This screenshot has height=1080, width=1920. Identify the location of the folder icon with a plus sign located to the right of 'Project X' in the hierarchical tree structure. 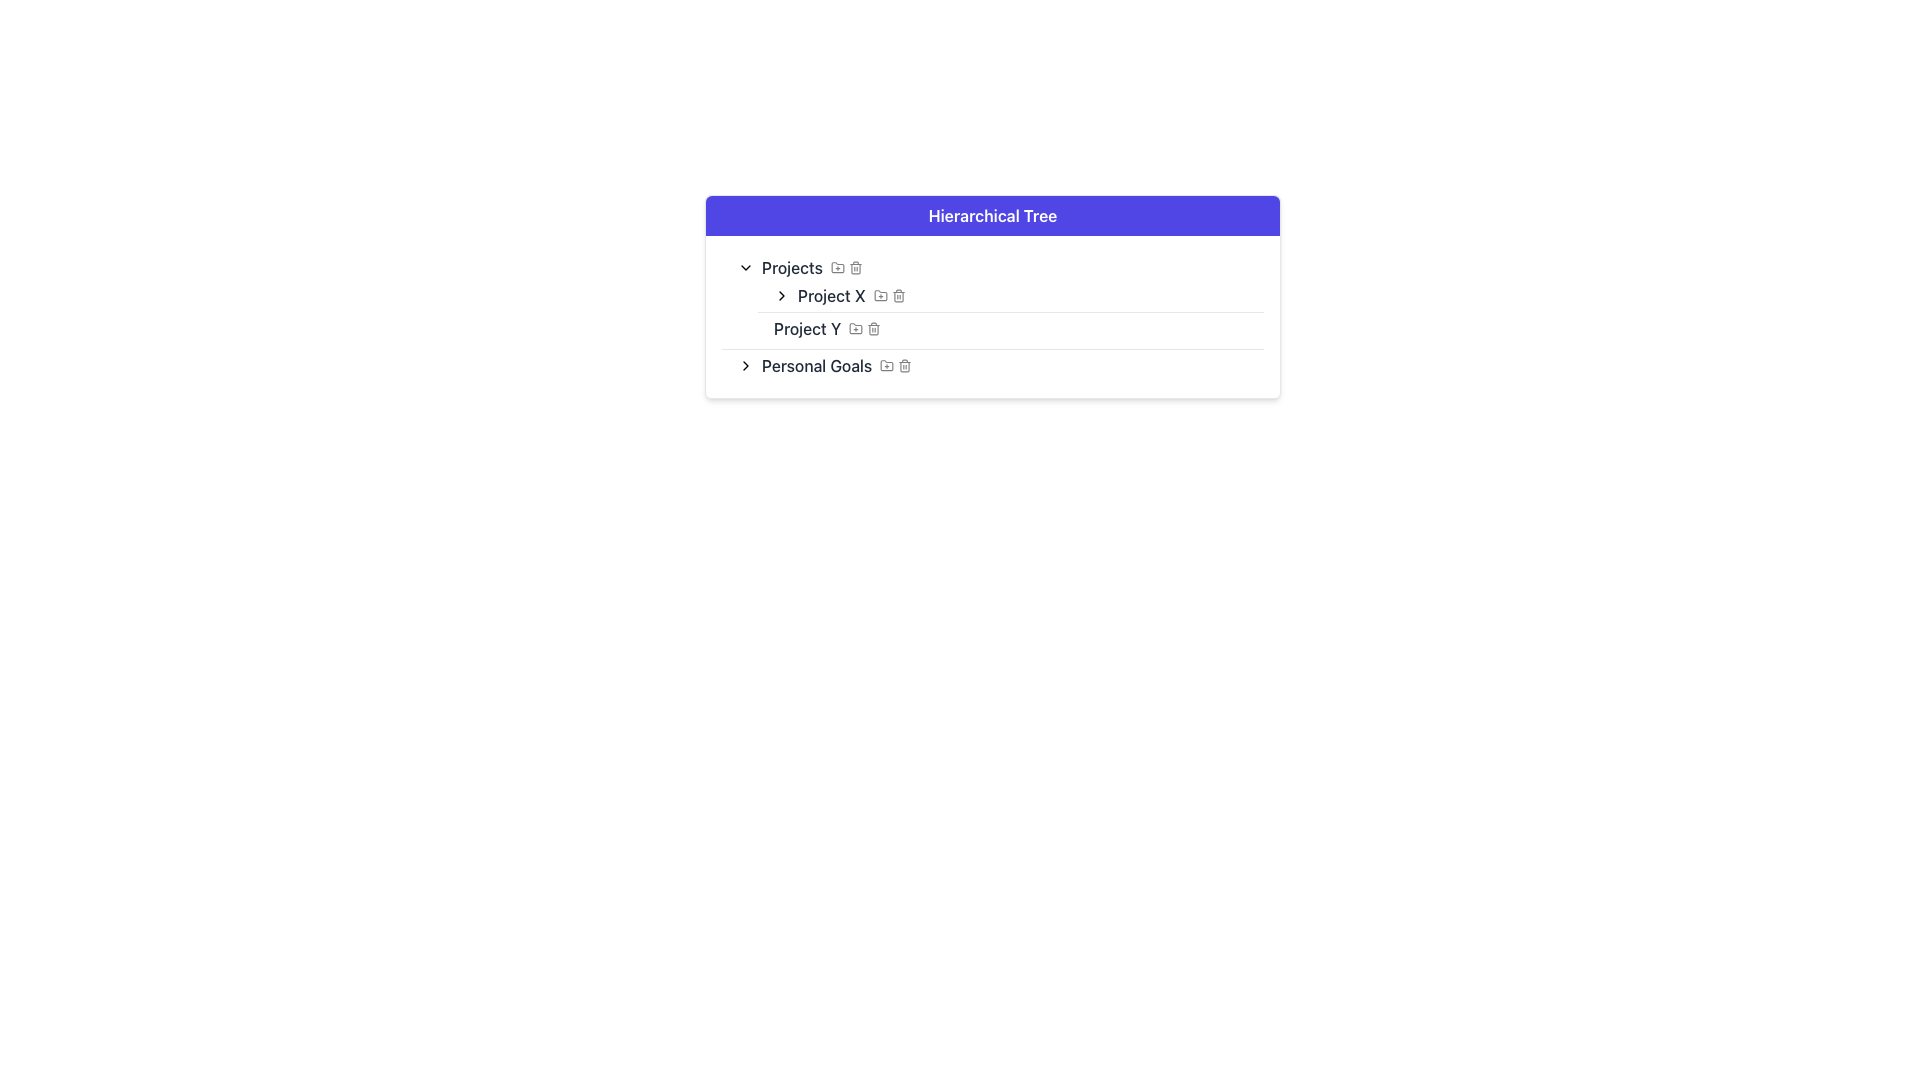
(880, 296).